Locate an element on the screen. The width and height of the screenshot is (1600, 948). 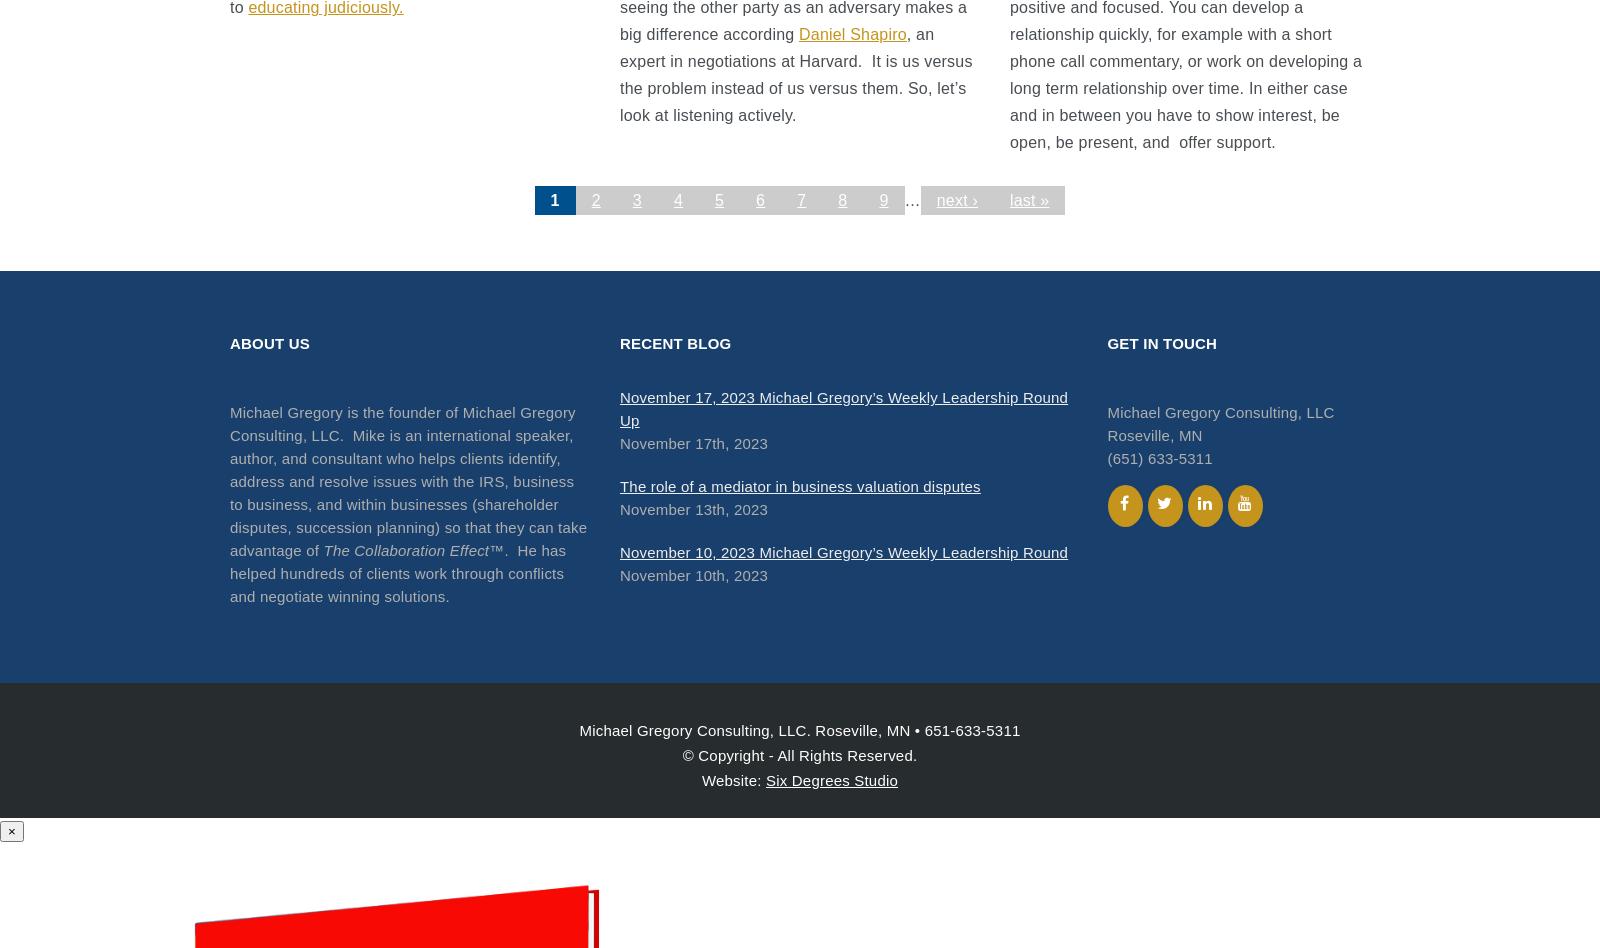
'.  He has helped hundreds of clients work through conflicts and negotiate winning solutions.' is located at coordinates (397, 573).